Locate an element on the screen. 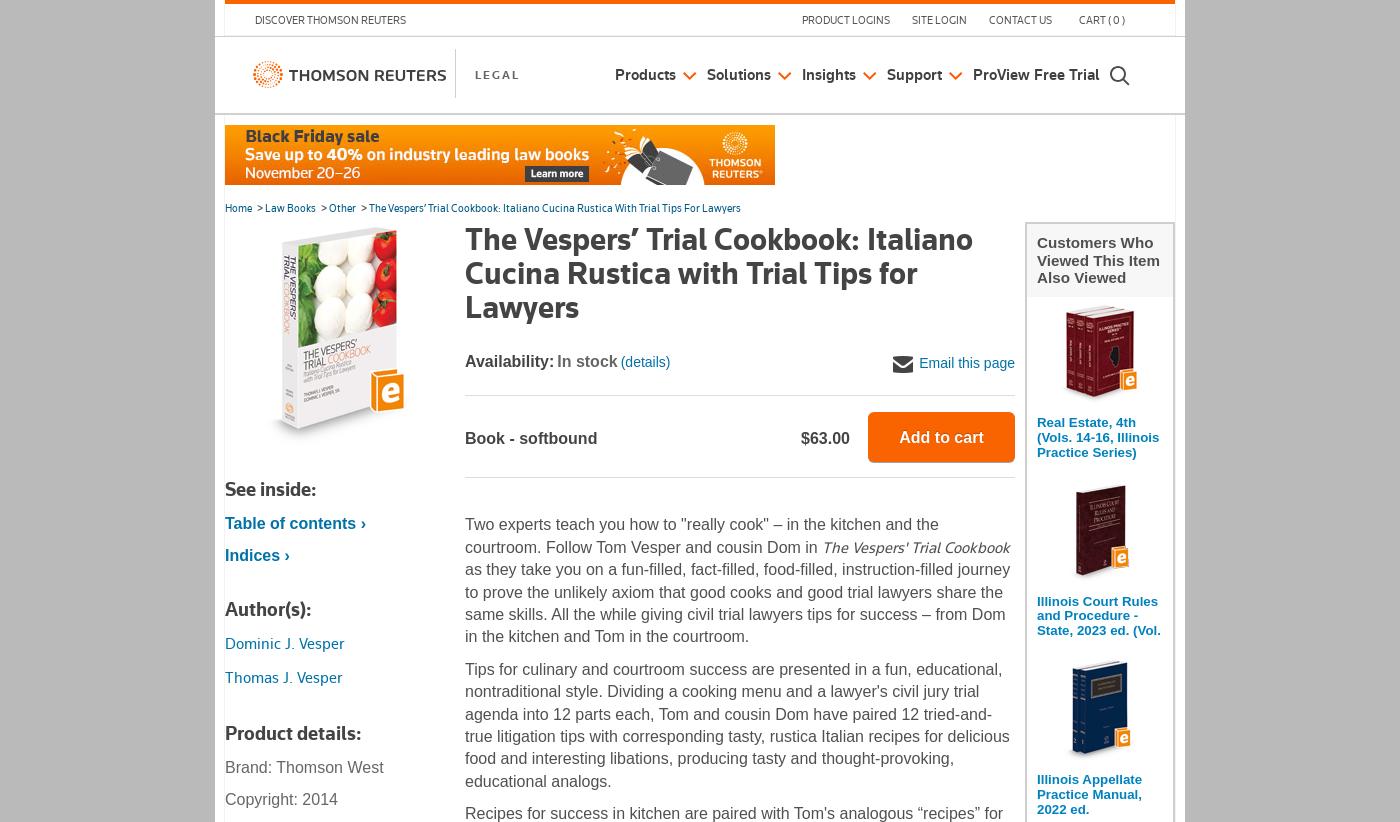 The image size is (1400, 822). 'Add to cart' is located at coordinates (939, 435).